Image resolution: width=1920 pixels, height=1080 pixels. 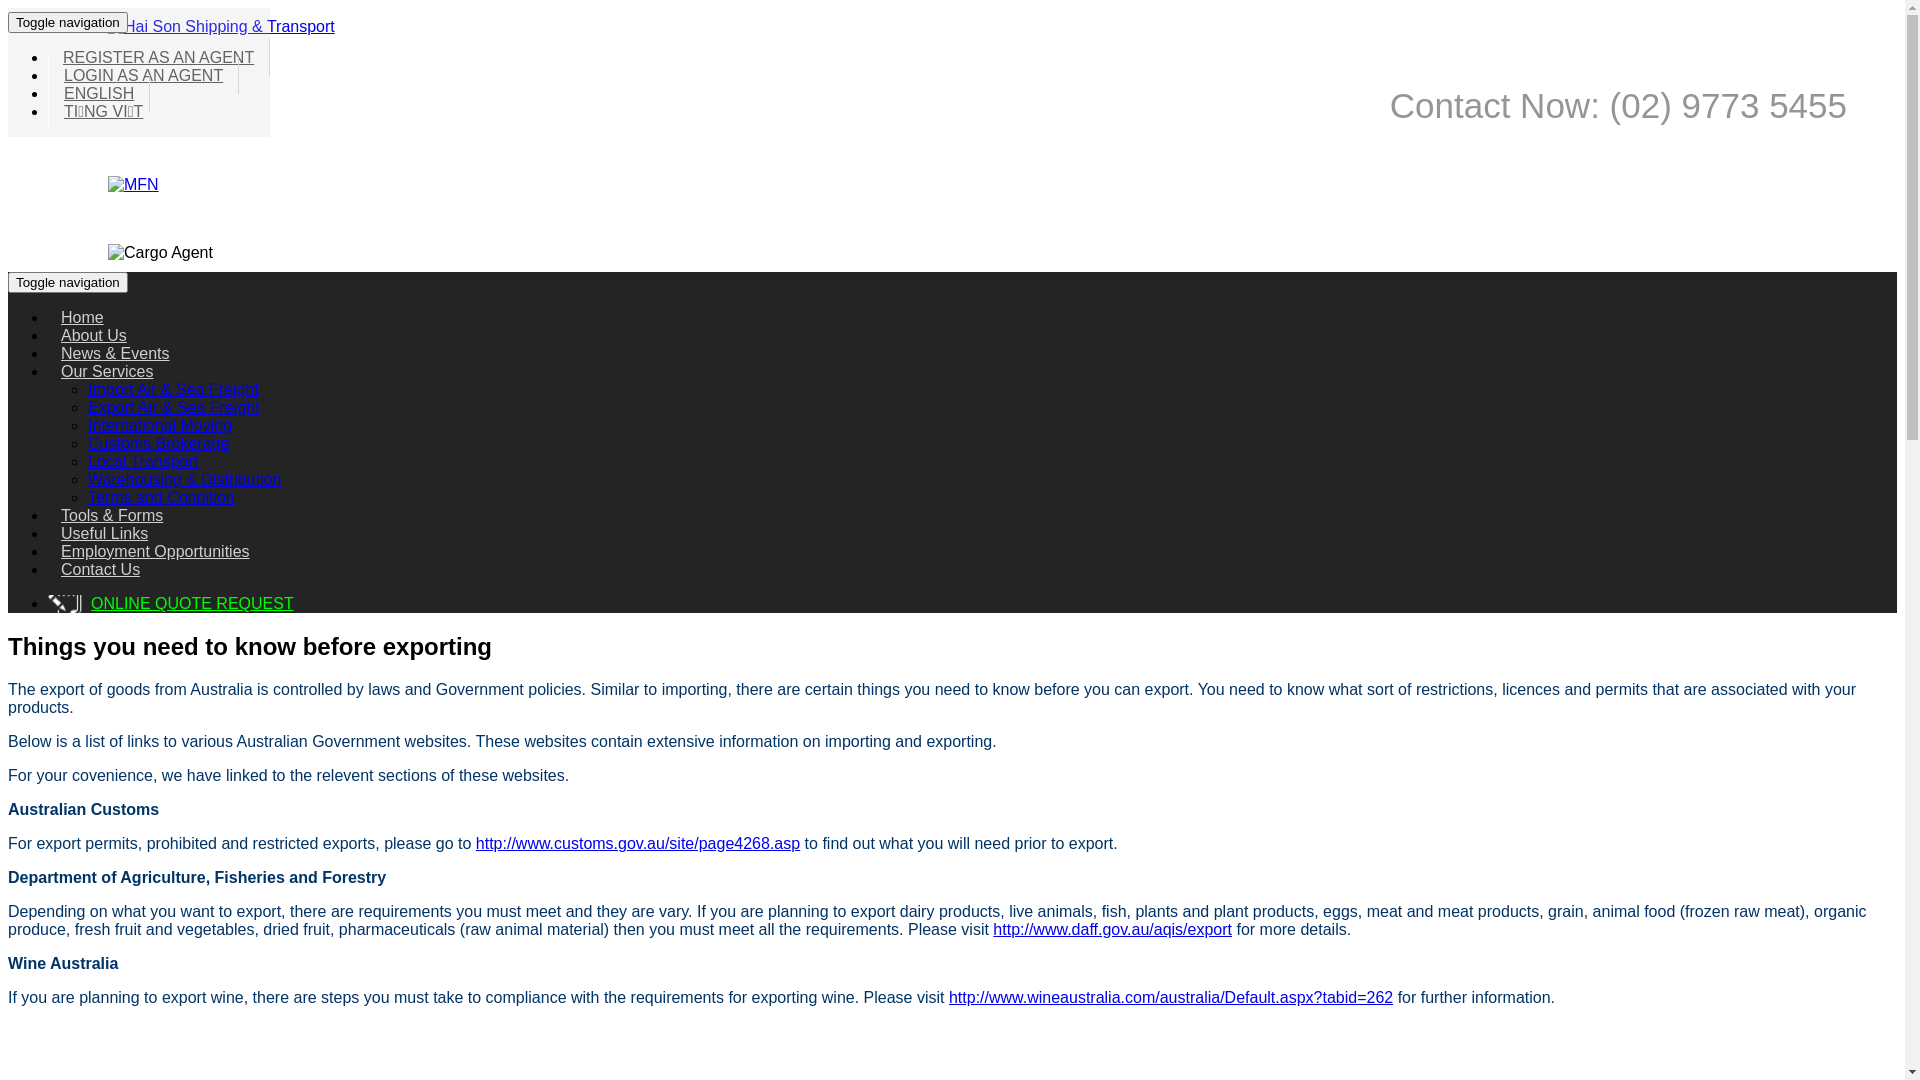 What do you see at coordinates (161, 496) in the screenshot?
I see `'Terms and Condition'` at bounding box center [161, 496].